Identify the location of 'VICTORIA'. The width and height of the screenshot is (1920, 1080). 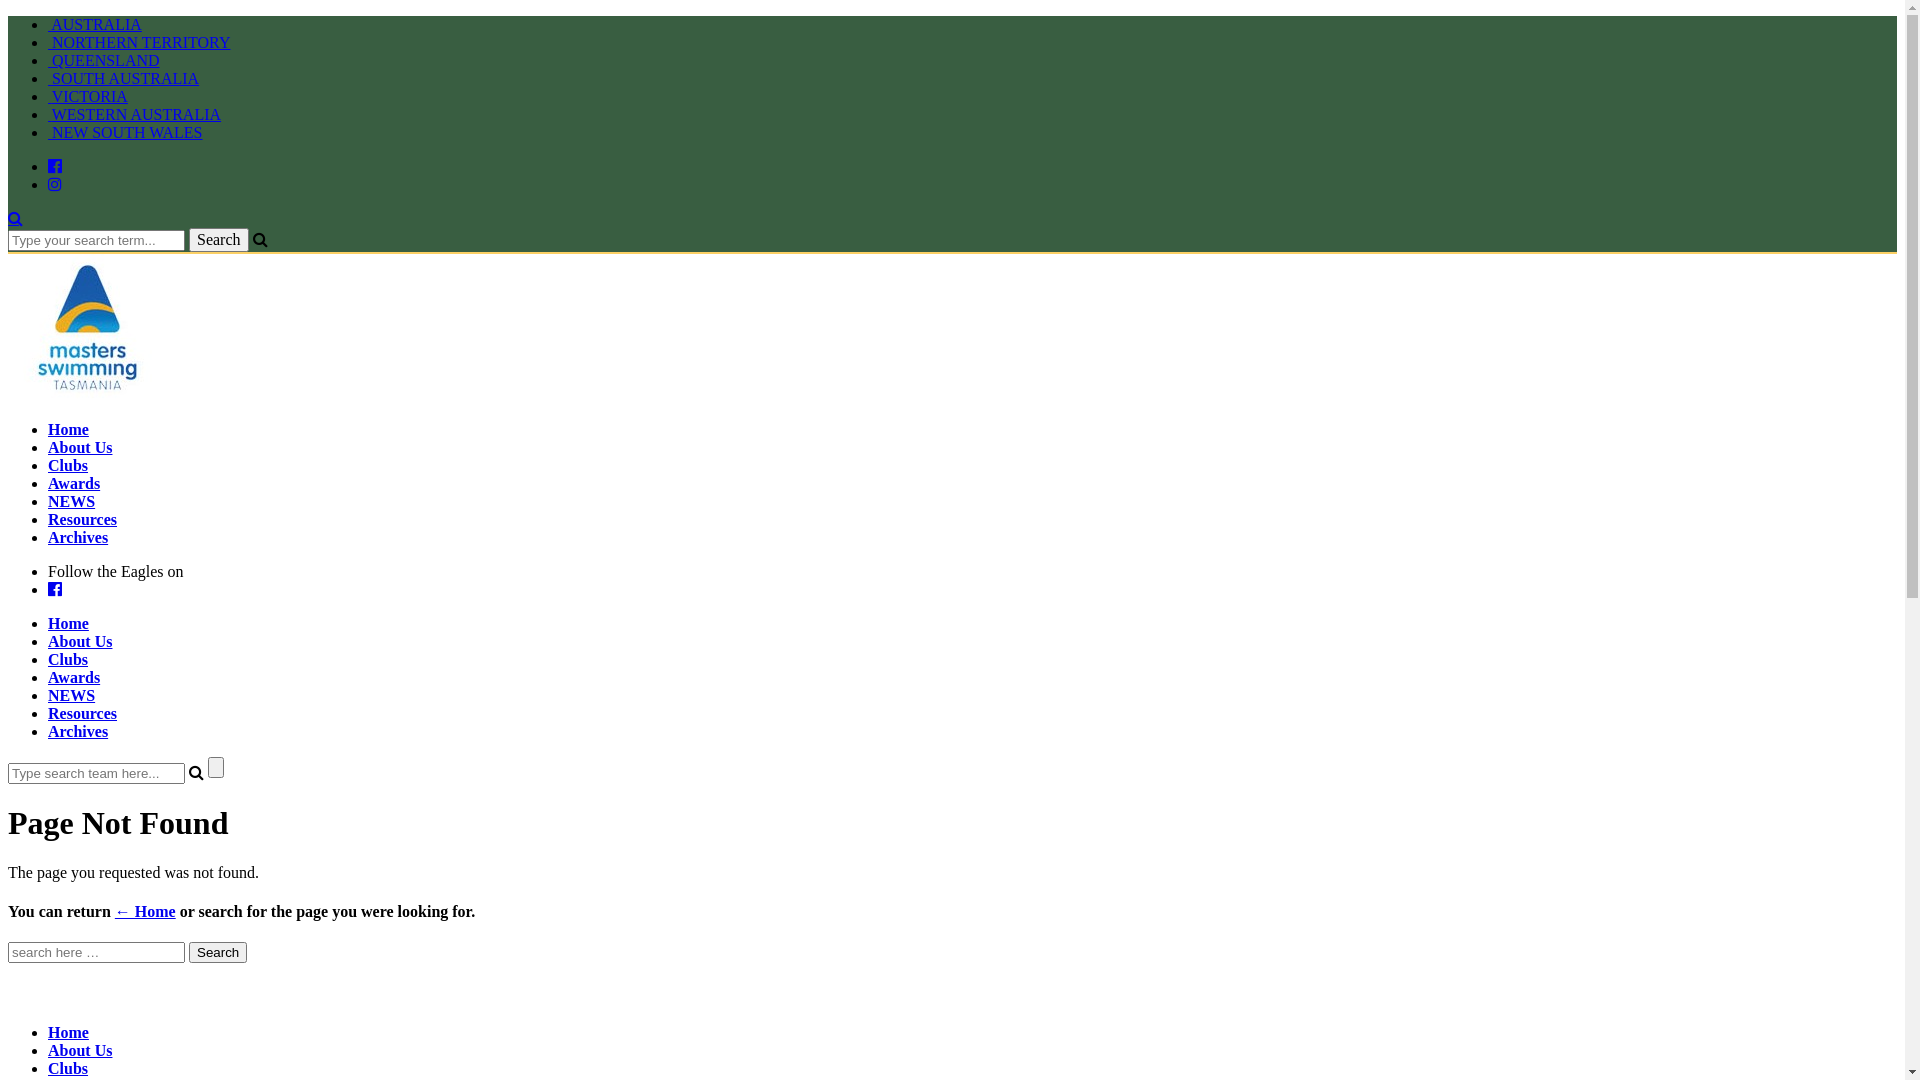
(48, 96).